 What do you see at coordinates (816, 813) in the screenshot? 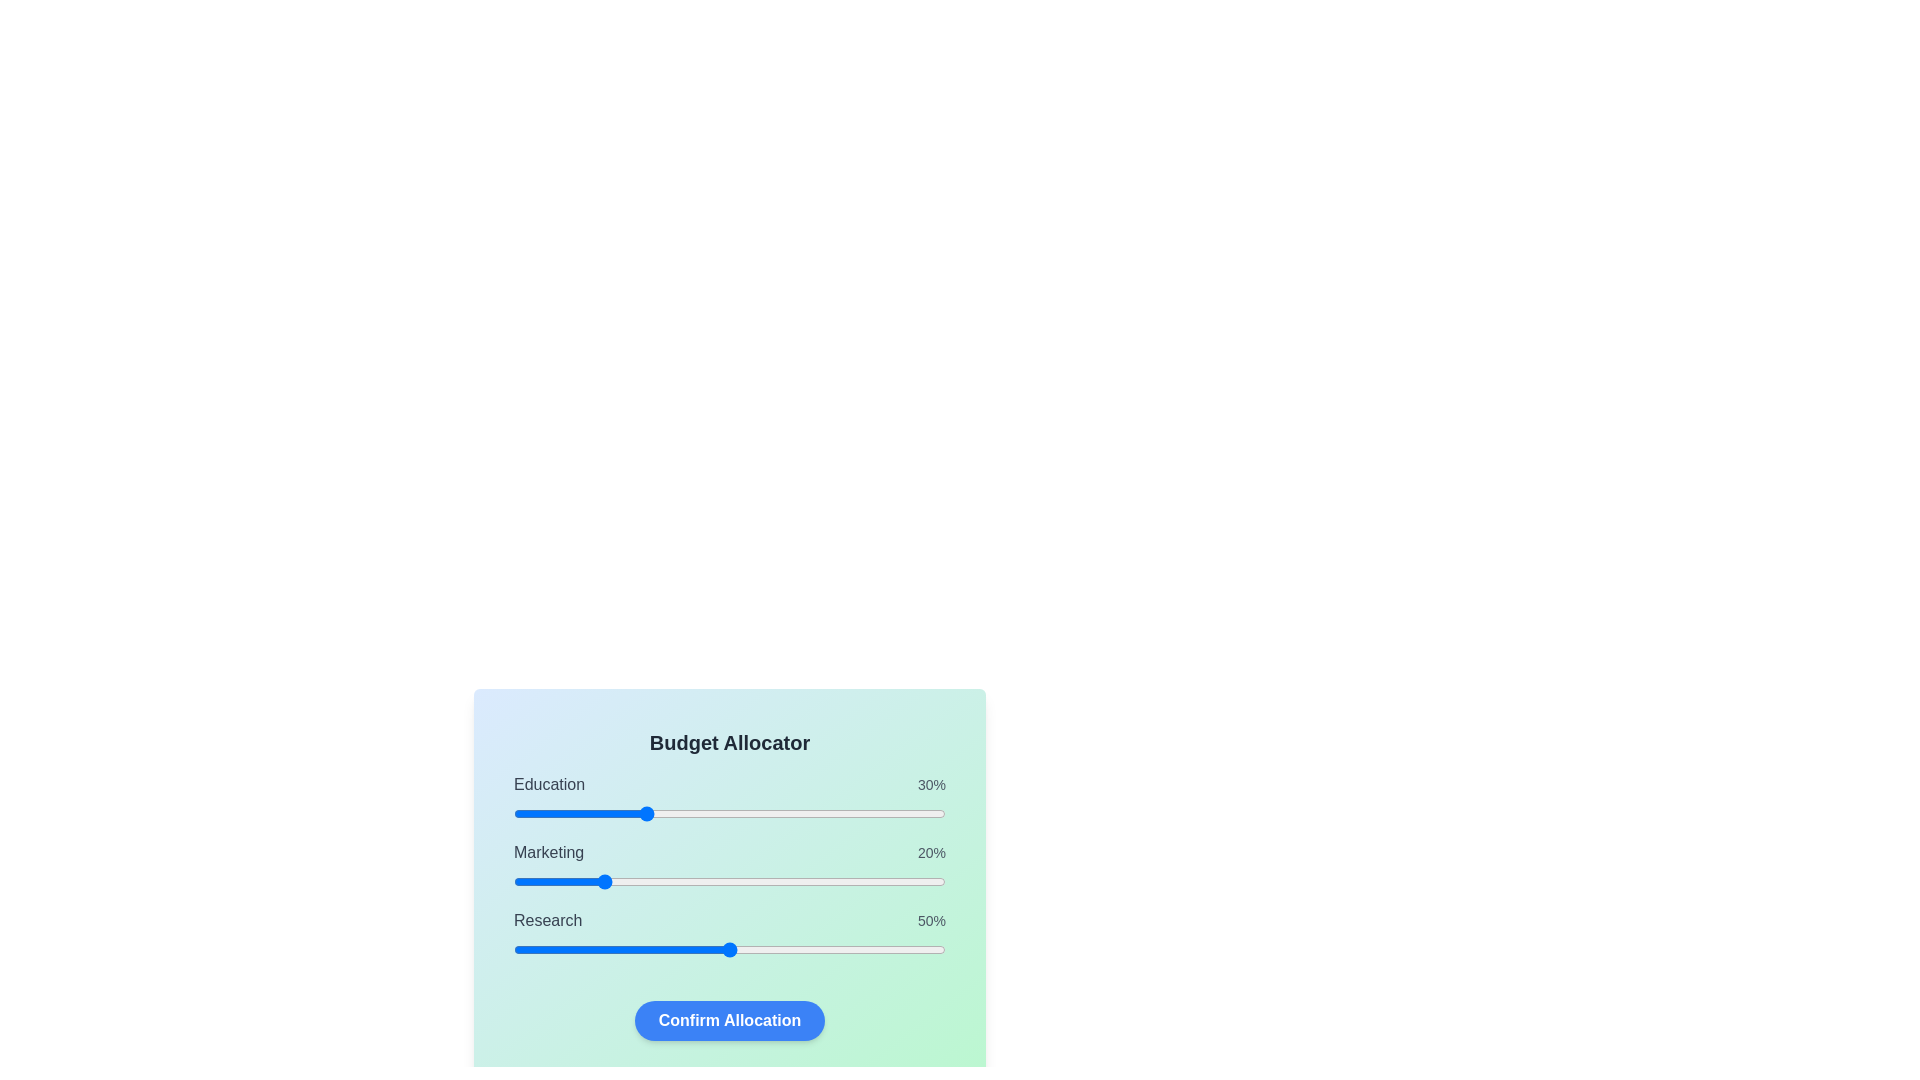
I see `the Education slider to 70%` at bounding box center [816, 813].